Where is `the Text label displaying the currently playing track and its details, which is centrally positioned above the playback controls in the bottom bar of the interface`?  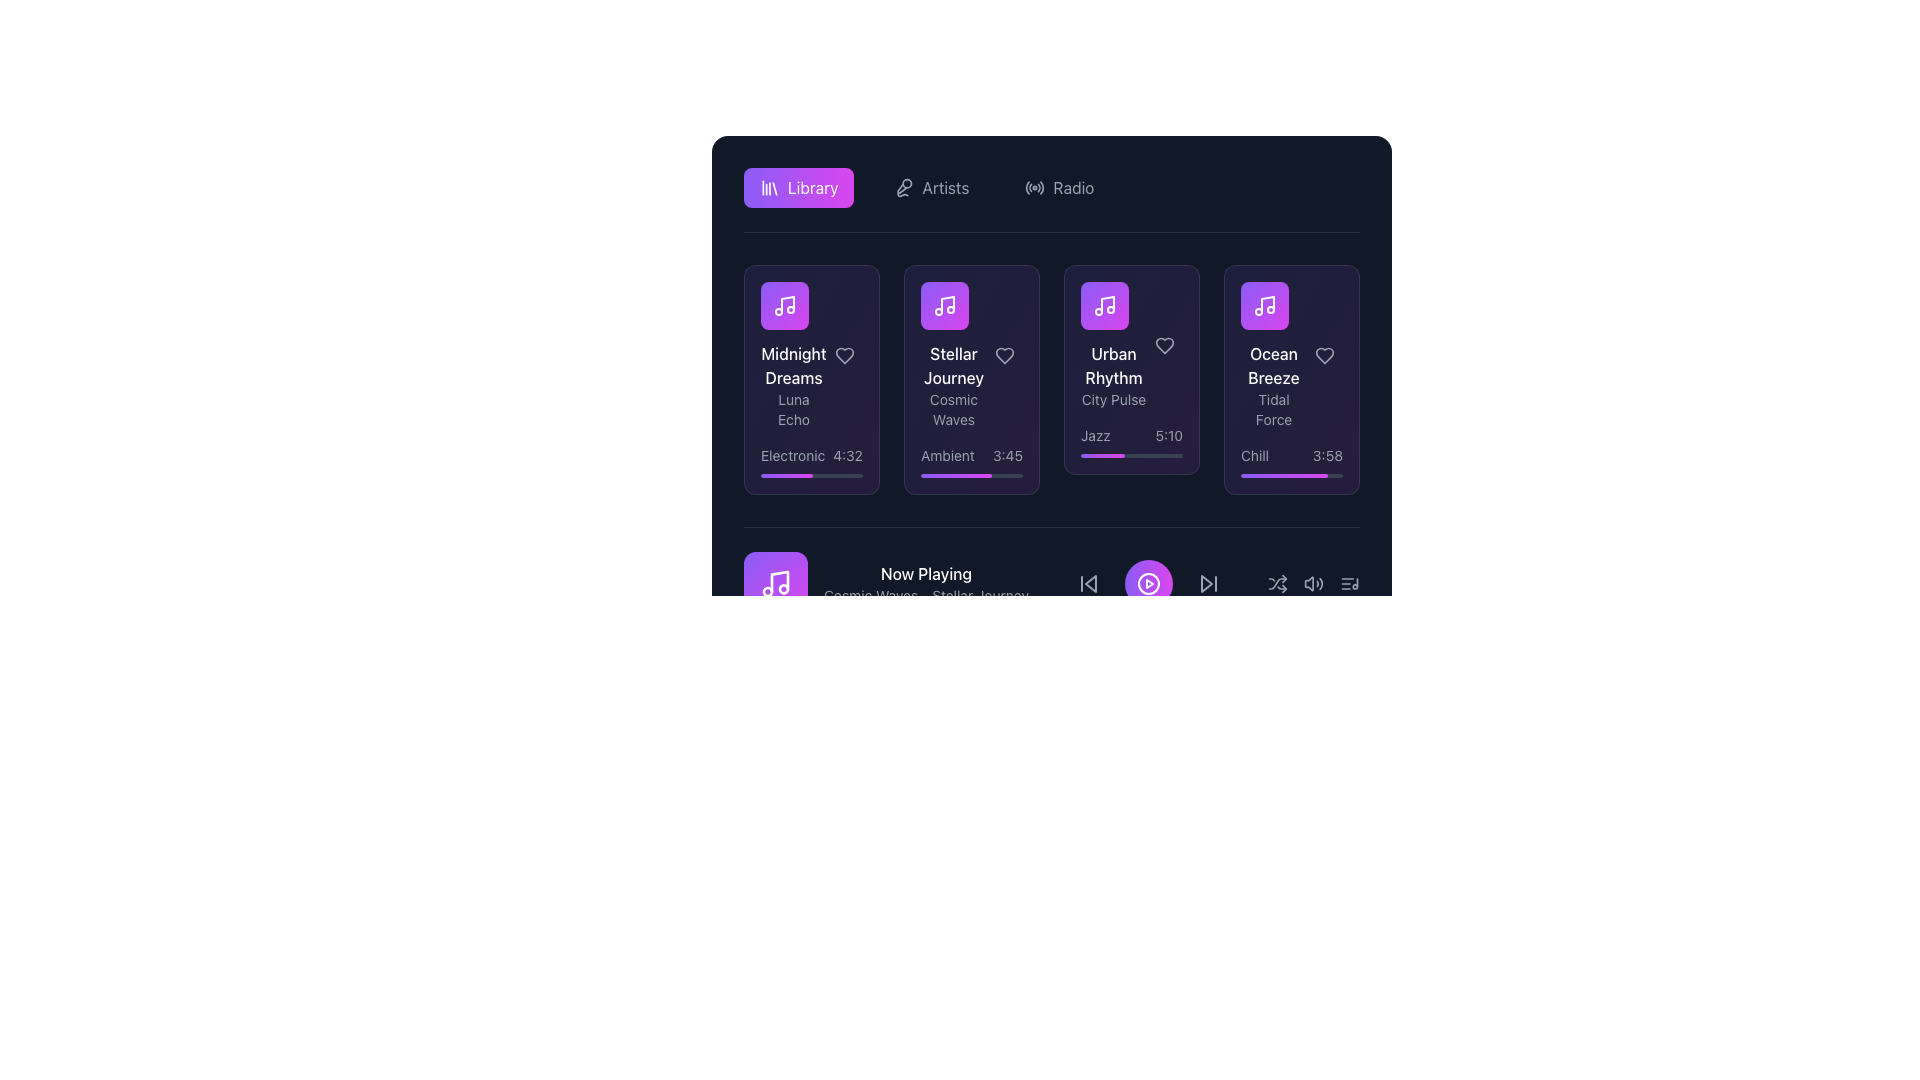
the Text label displaying the currently playing track and its details, which is centrally positioned above the playback controls in the bottom bar of the interface is located at coordinates (925, 583).